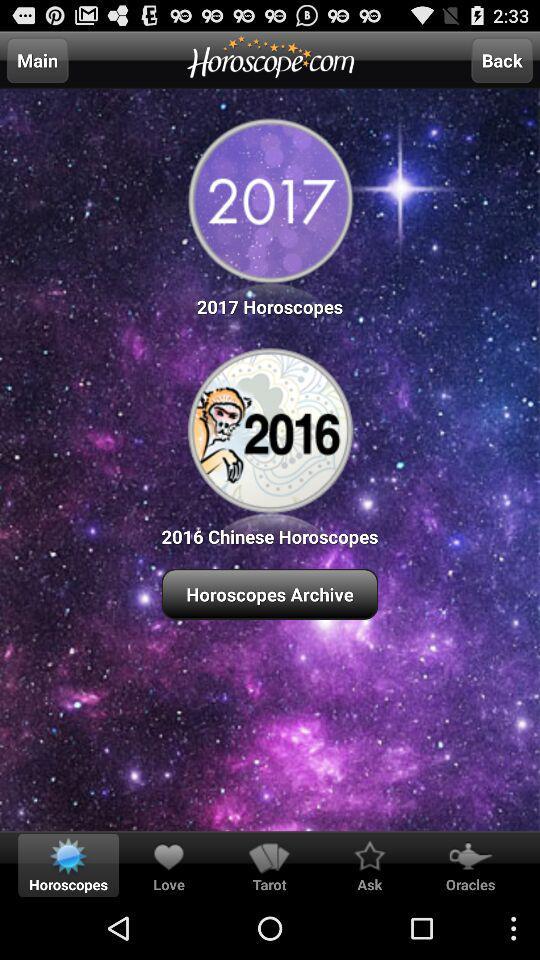 This screenshot has width=540, height=960. I want to click on the back button, so click(501, 59).